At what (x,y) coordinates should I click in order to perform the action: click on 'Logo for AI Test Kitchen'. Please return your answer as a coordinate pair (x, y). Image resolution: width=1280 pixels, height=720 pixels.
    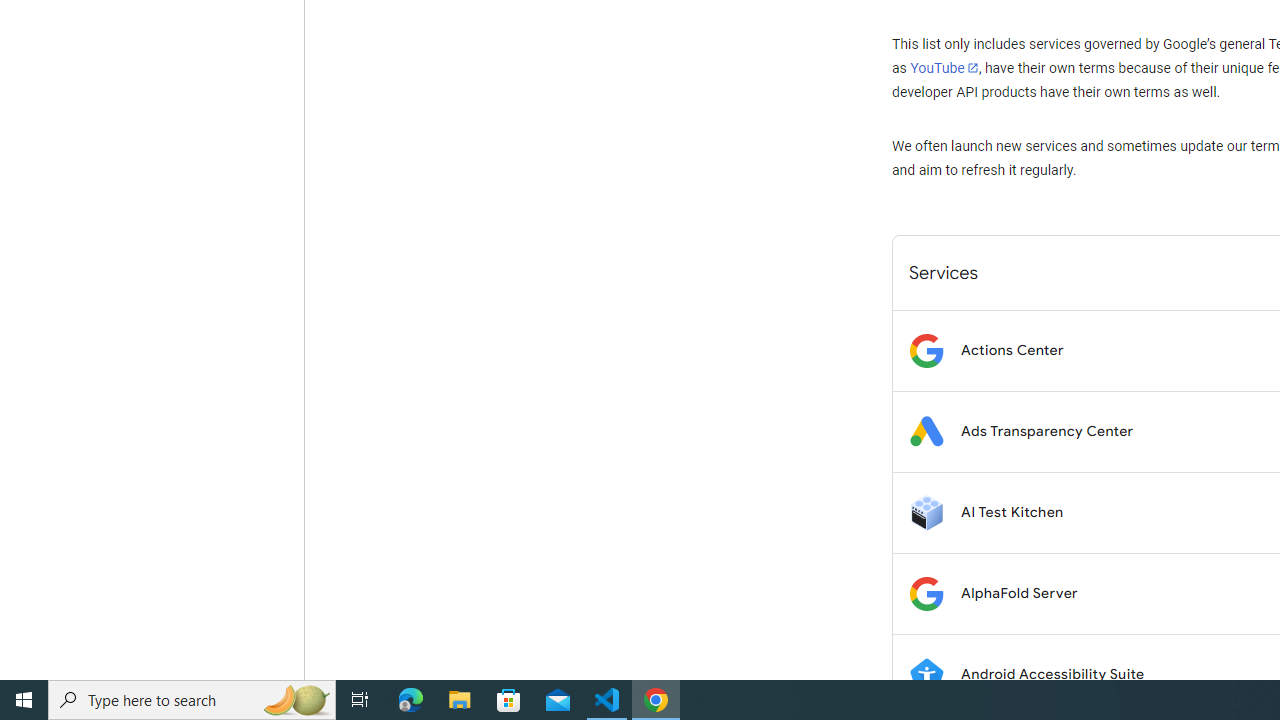
    Looking at the image, I should click on (925, 511).